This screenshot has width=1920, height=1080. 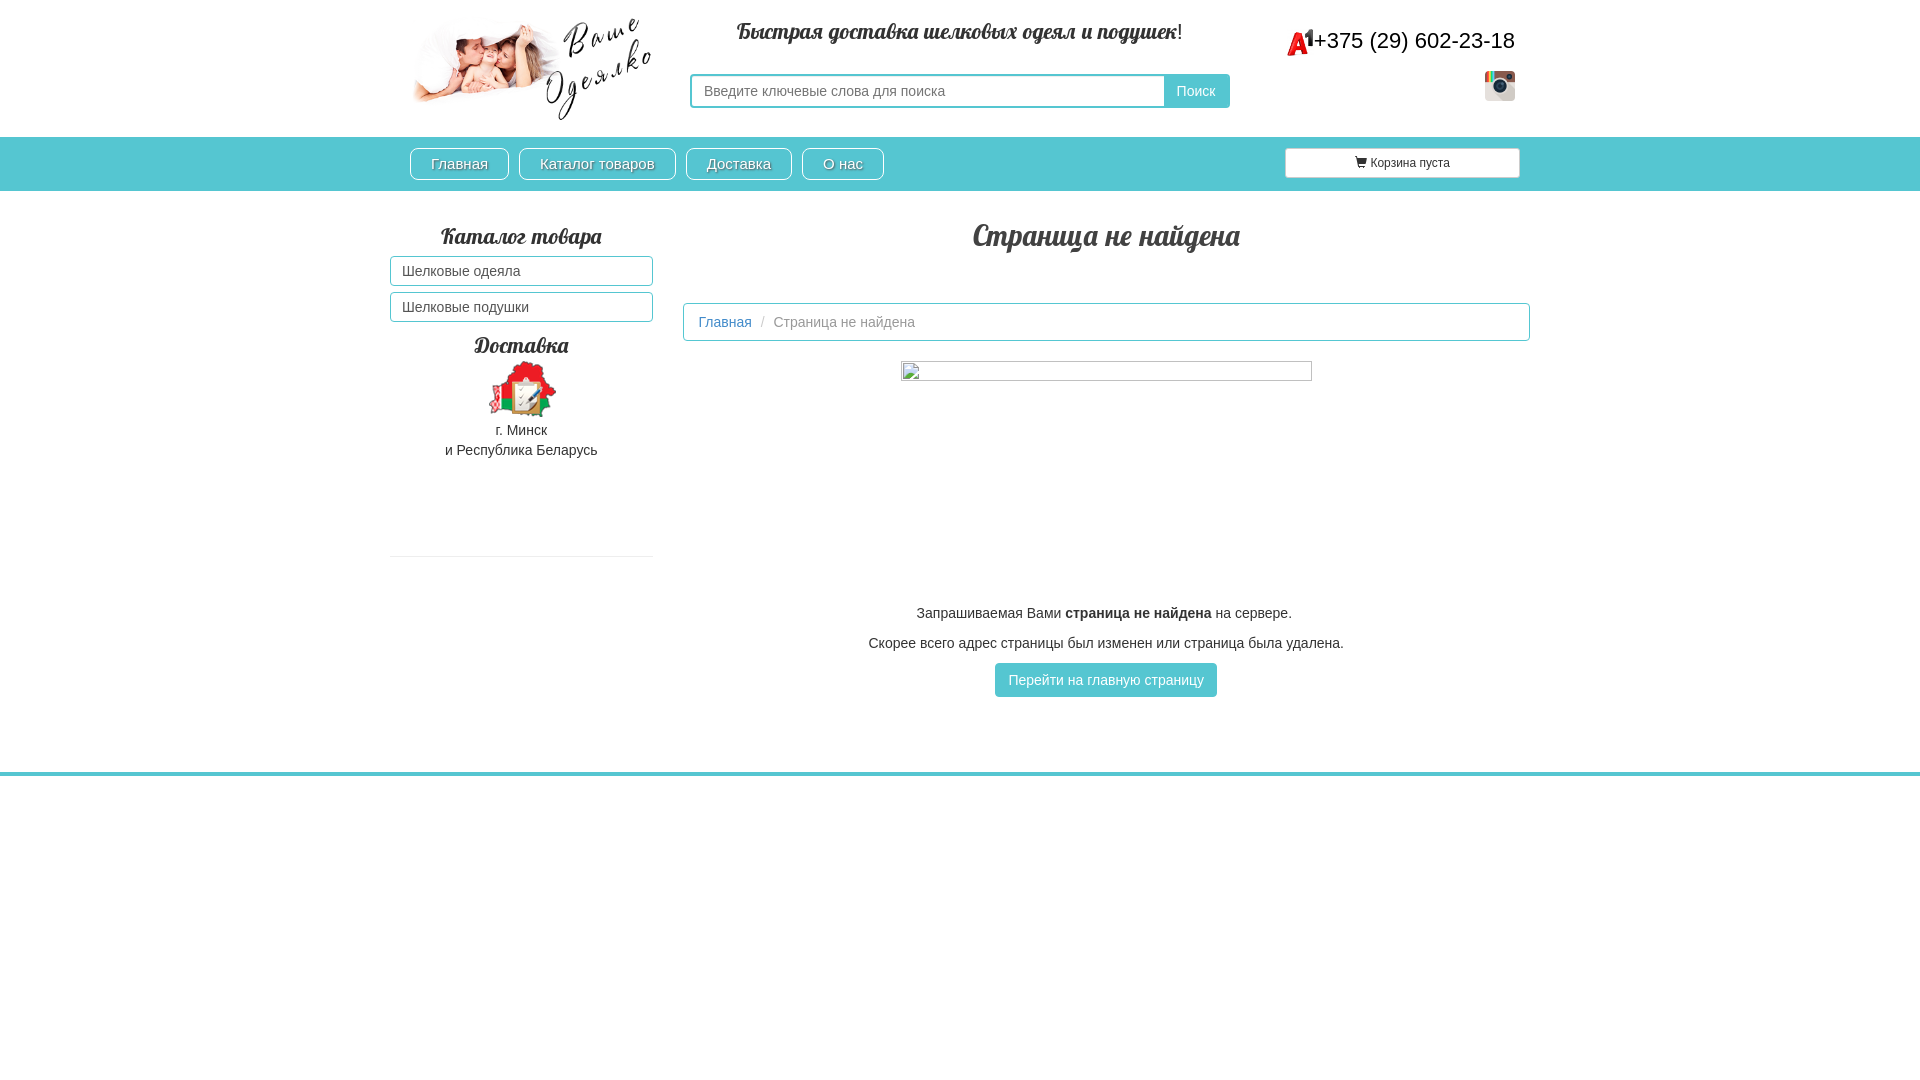 I want to click on '+375 (29) 602-23-18', so click(x=1400, y=40).